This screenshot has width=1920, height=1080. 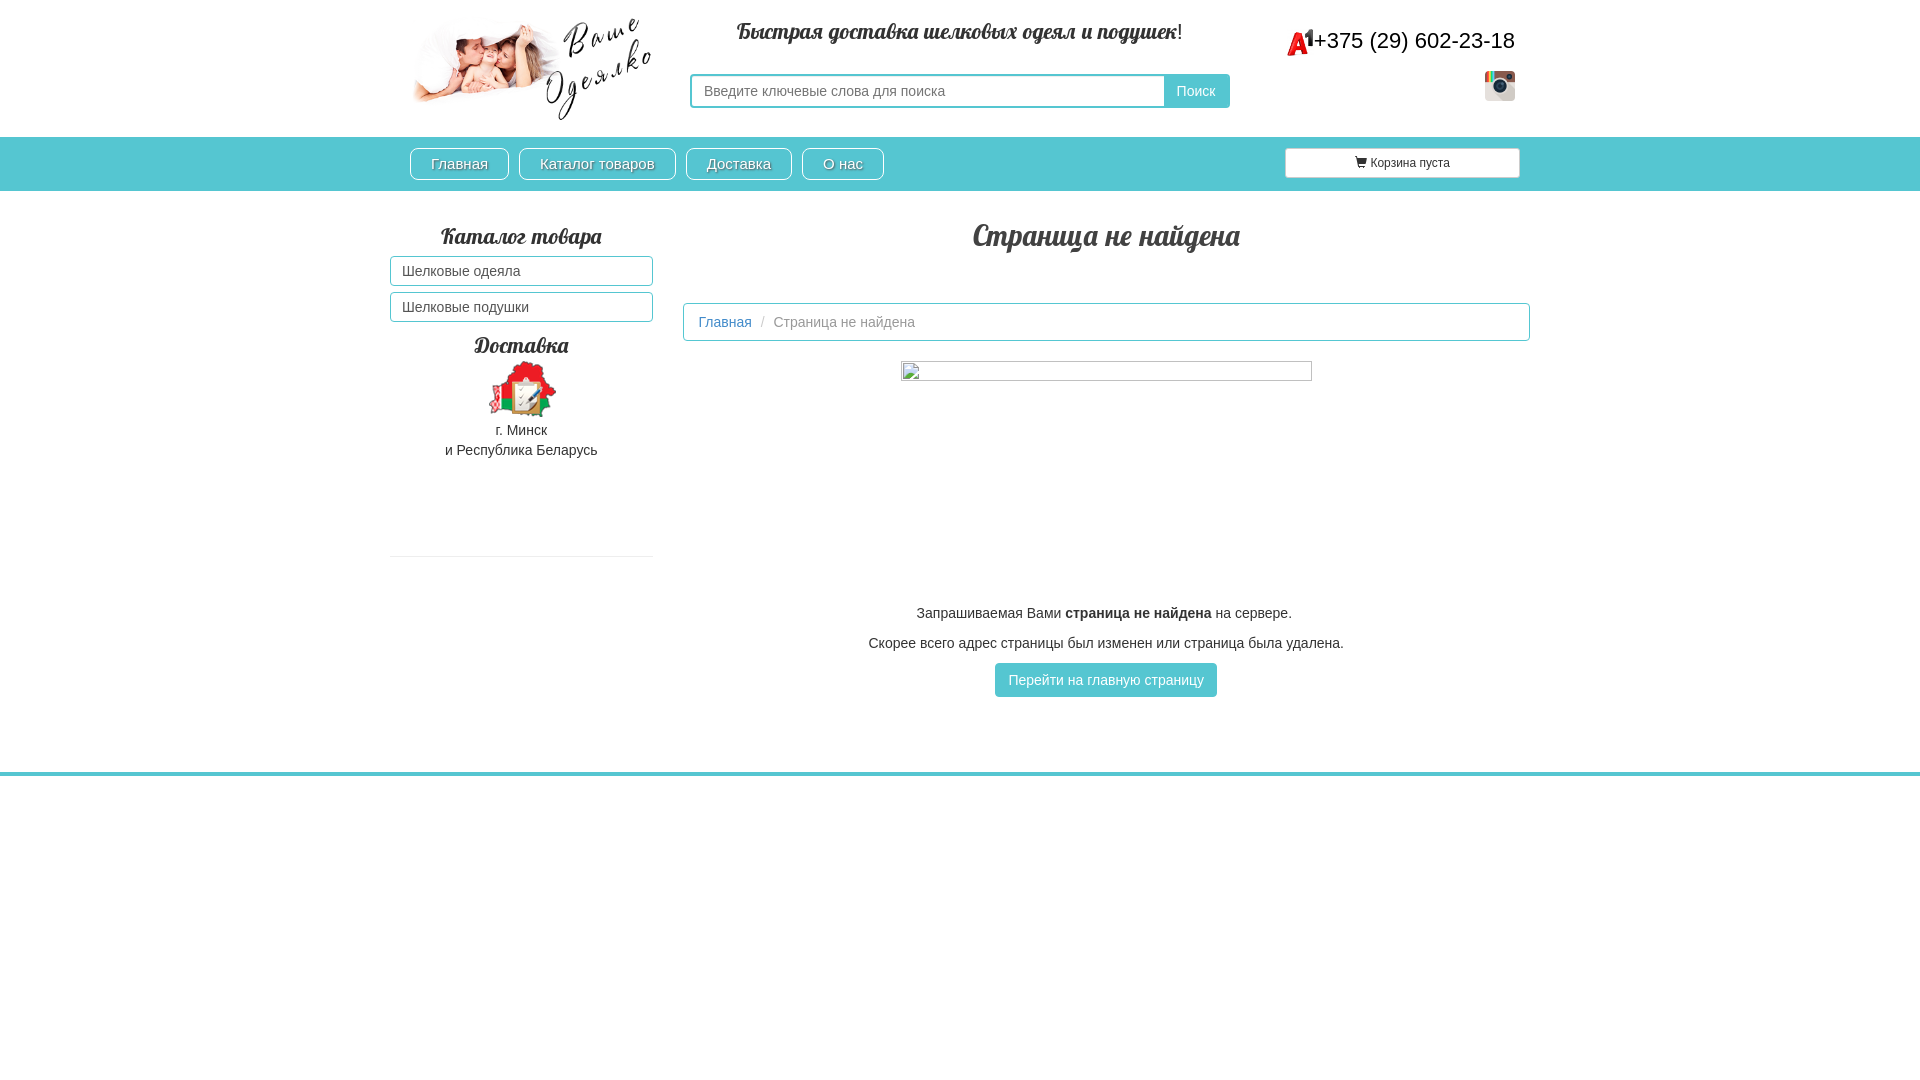 I want to click on '+375 (29) 602-23-18', so click(x=1400, y=40).